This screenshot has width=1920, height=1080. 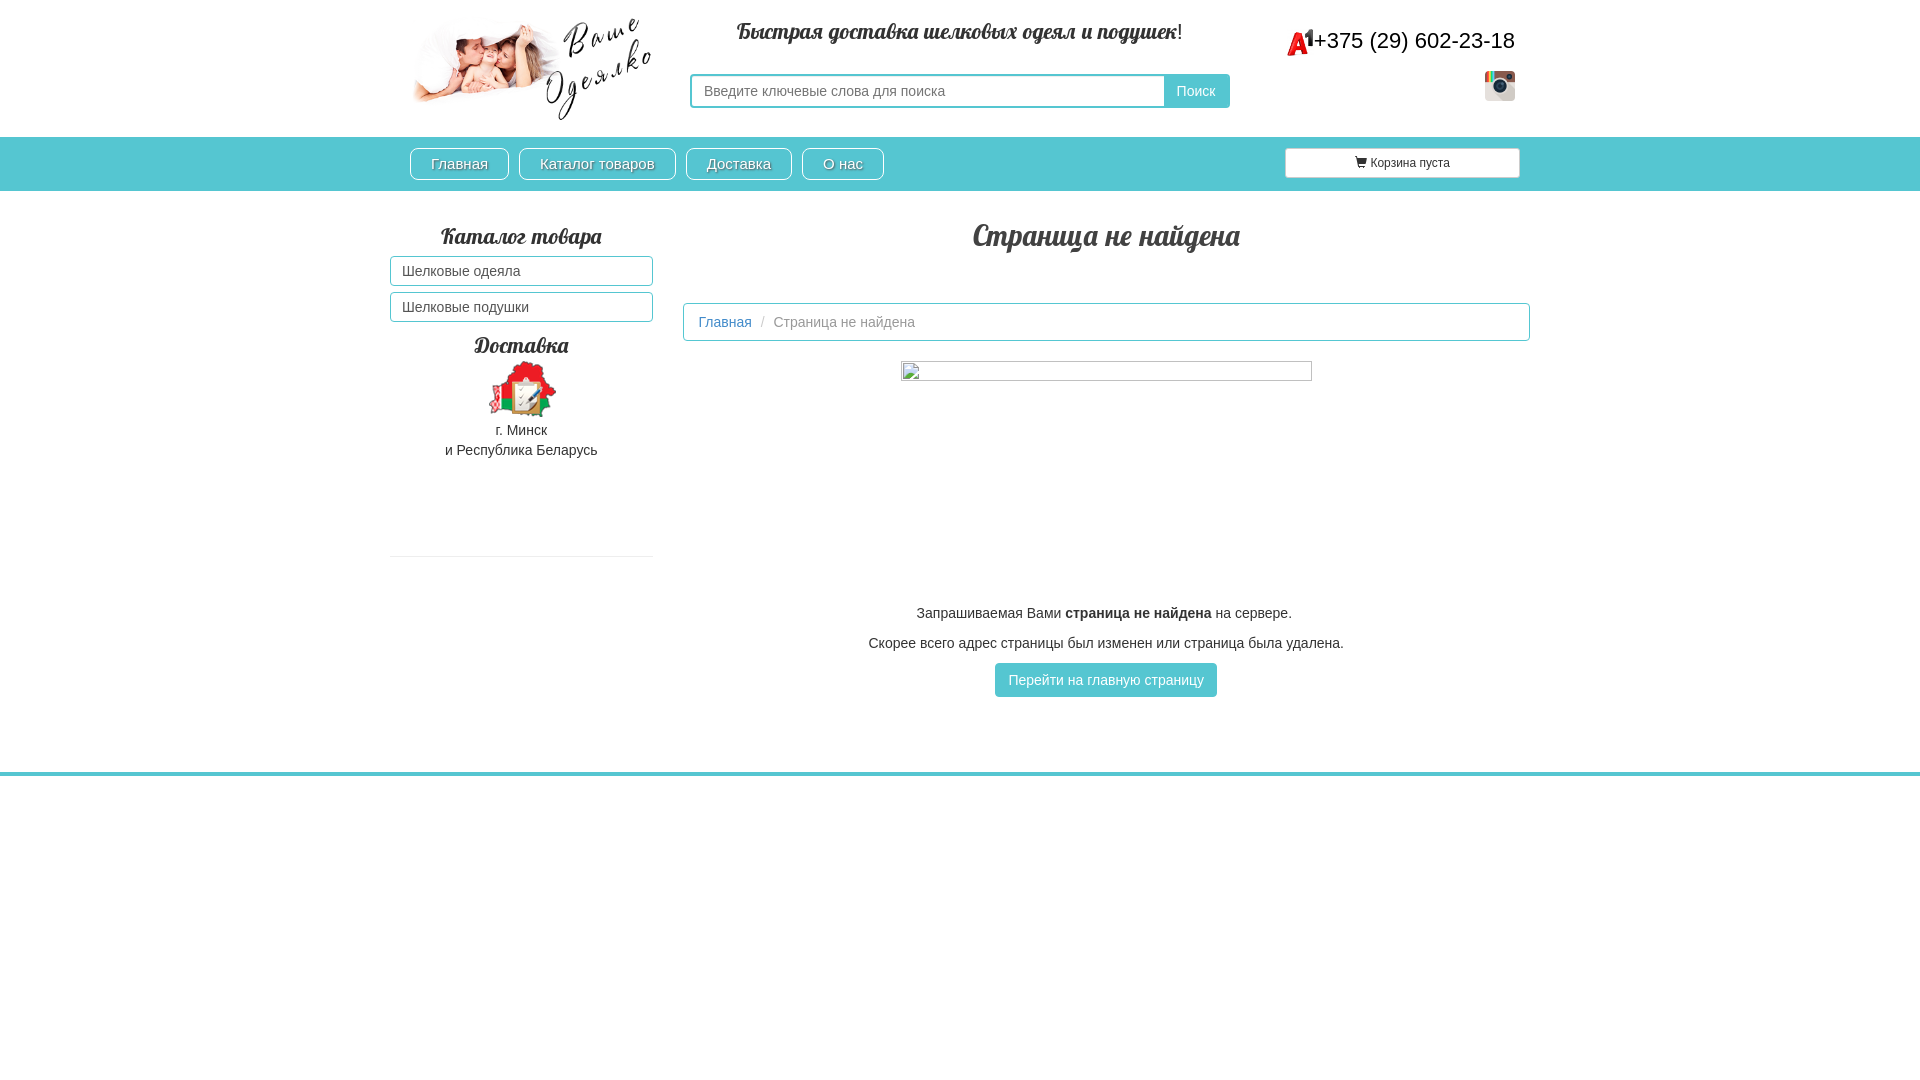 I want to click on '+375 (29) 602-23-18', so click(x=1400, y=40).